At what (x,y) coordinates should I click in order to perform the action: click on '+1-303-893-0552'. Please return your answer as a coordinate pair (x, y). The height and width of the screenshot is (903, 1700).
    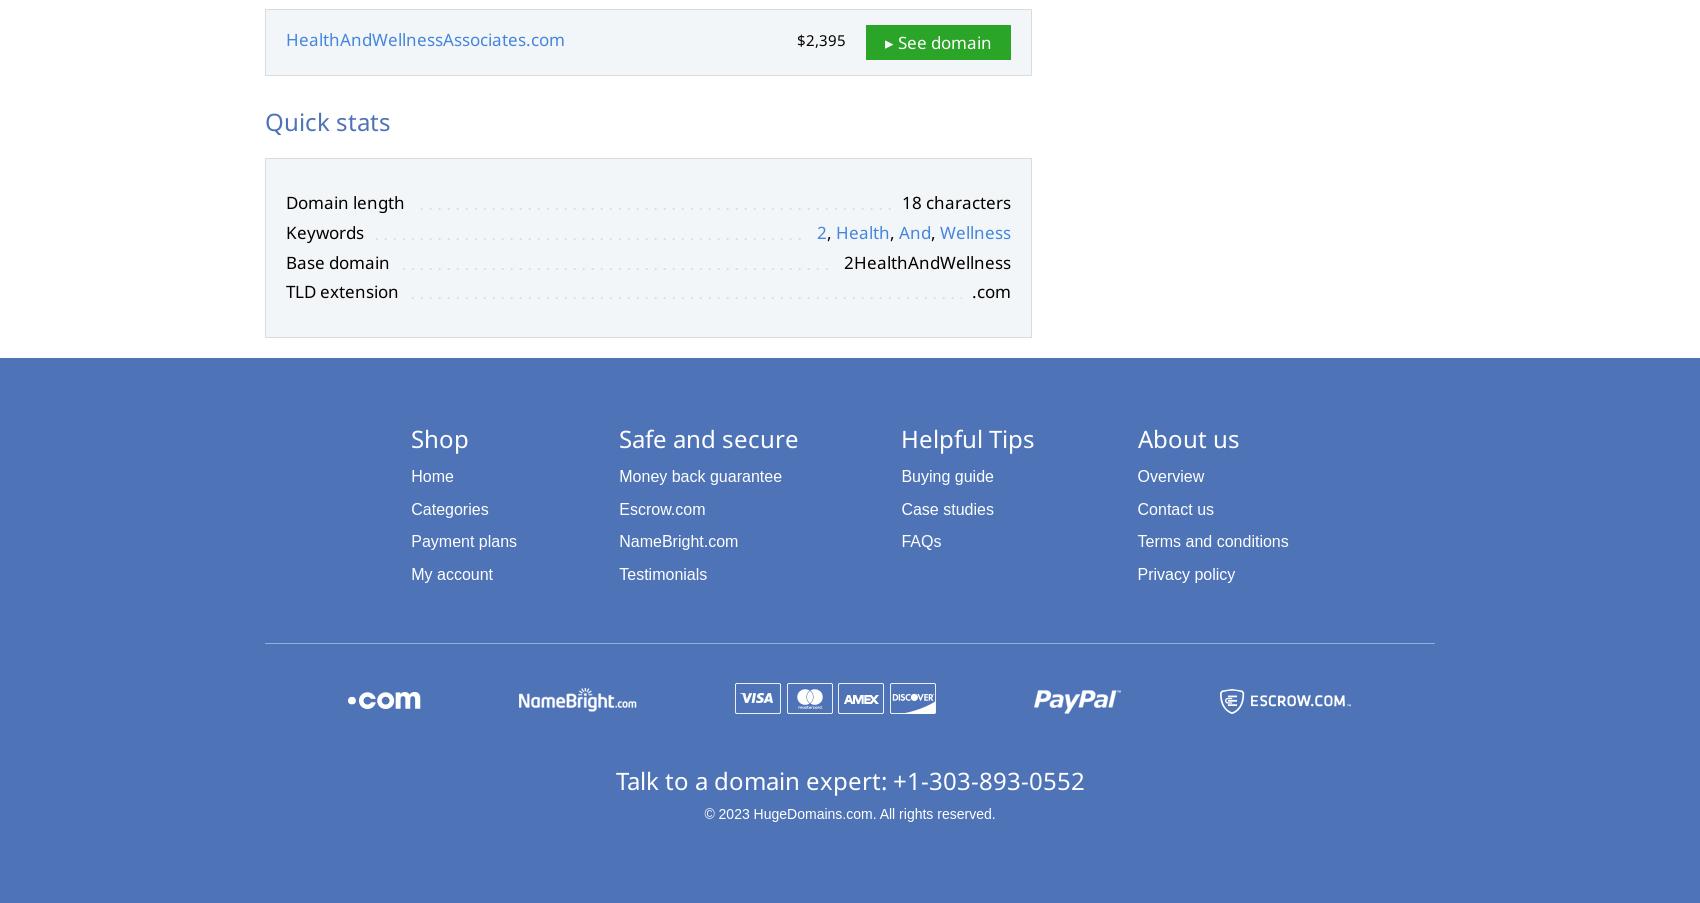
    Looking at the image, I should click on (987, 778).